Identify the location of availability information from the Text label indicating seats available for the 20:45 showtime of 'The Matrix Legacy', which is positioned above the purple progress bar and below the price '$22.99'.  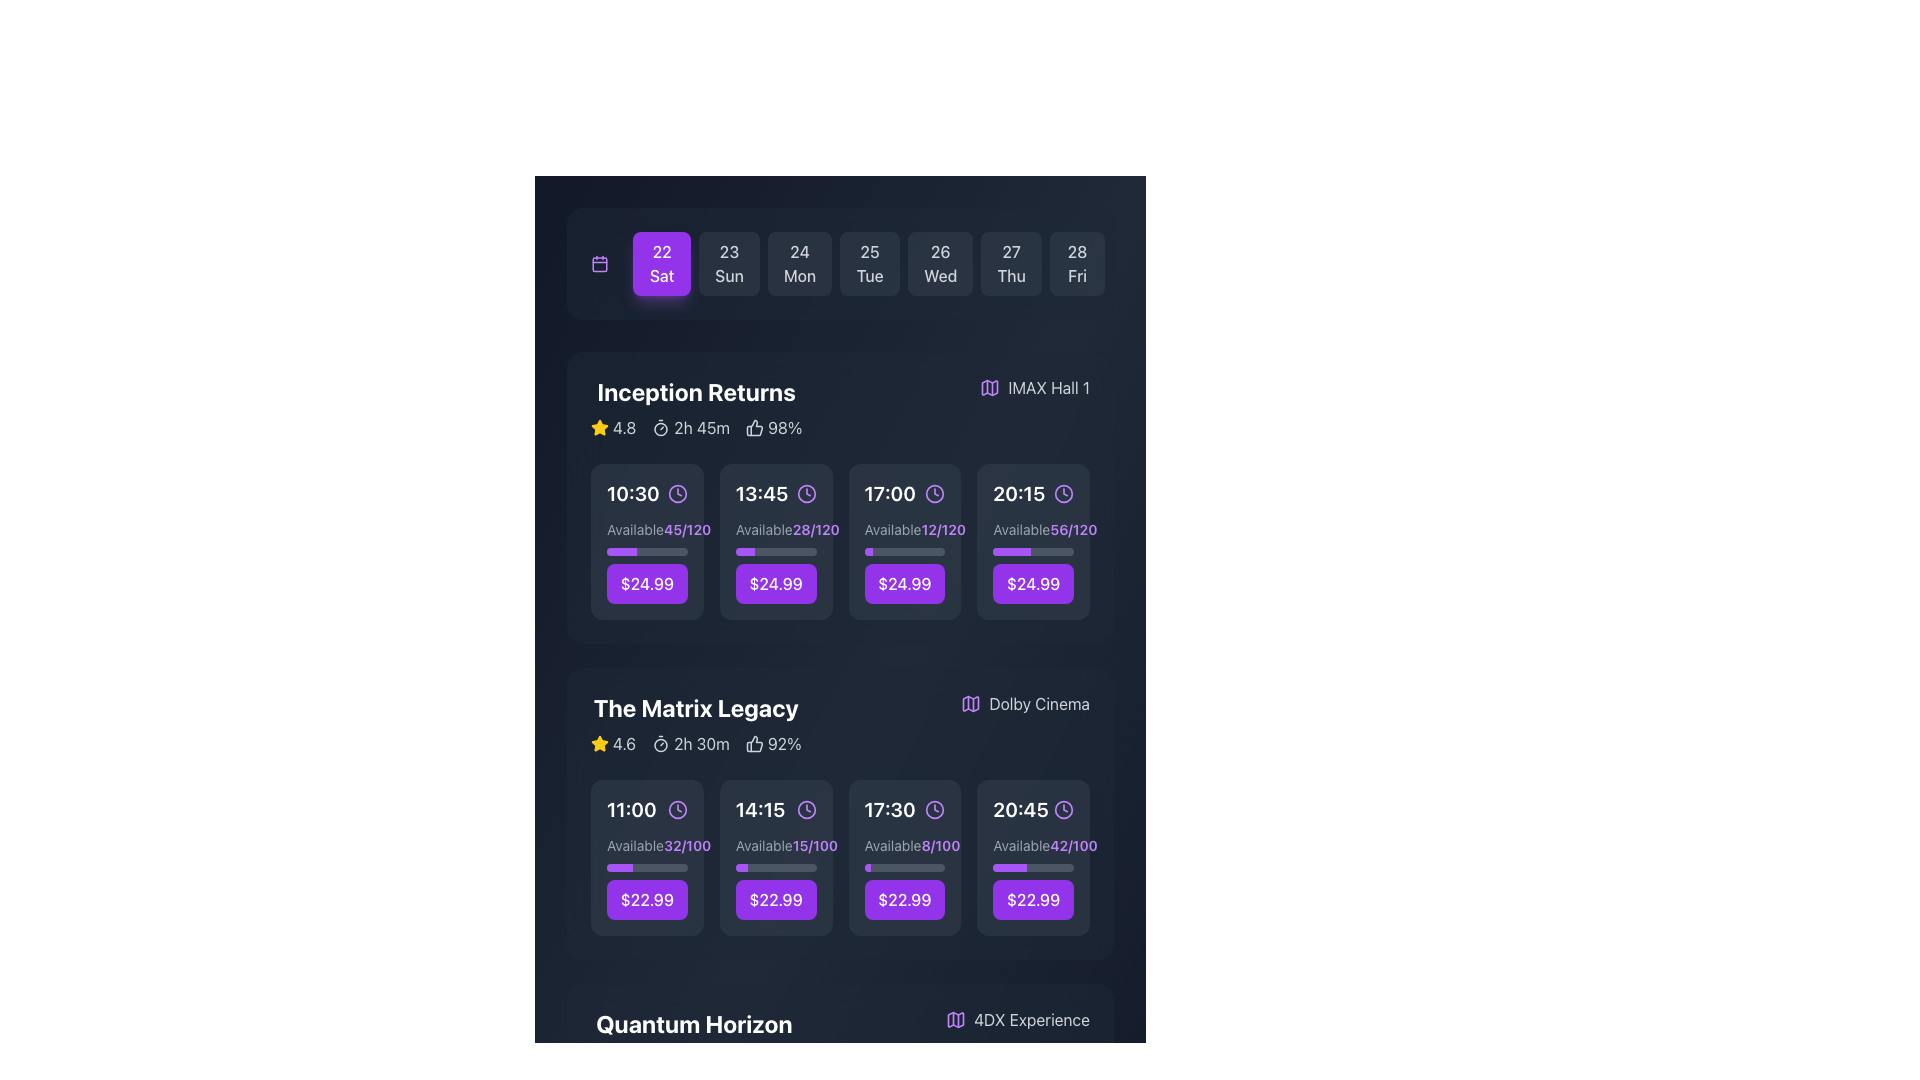
(1033, 845).